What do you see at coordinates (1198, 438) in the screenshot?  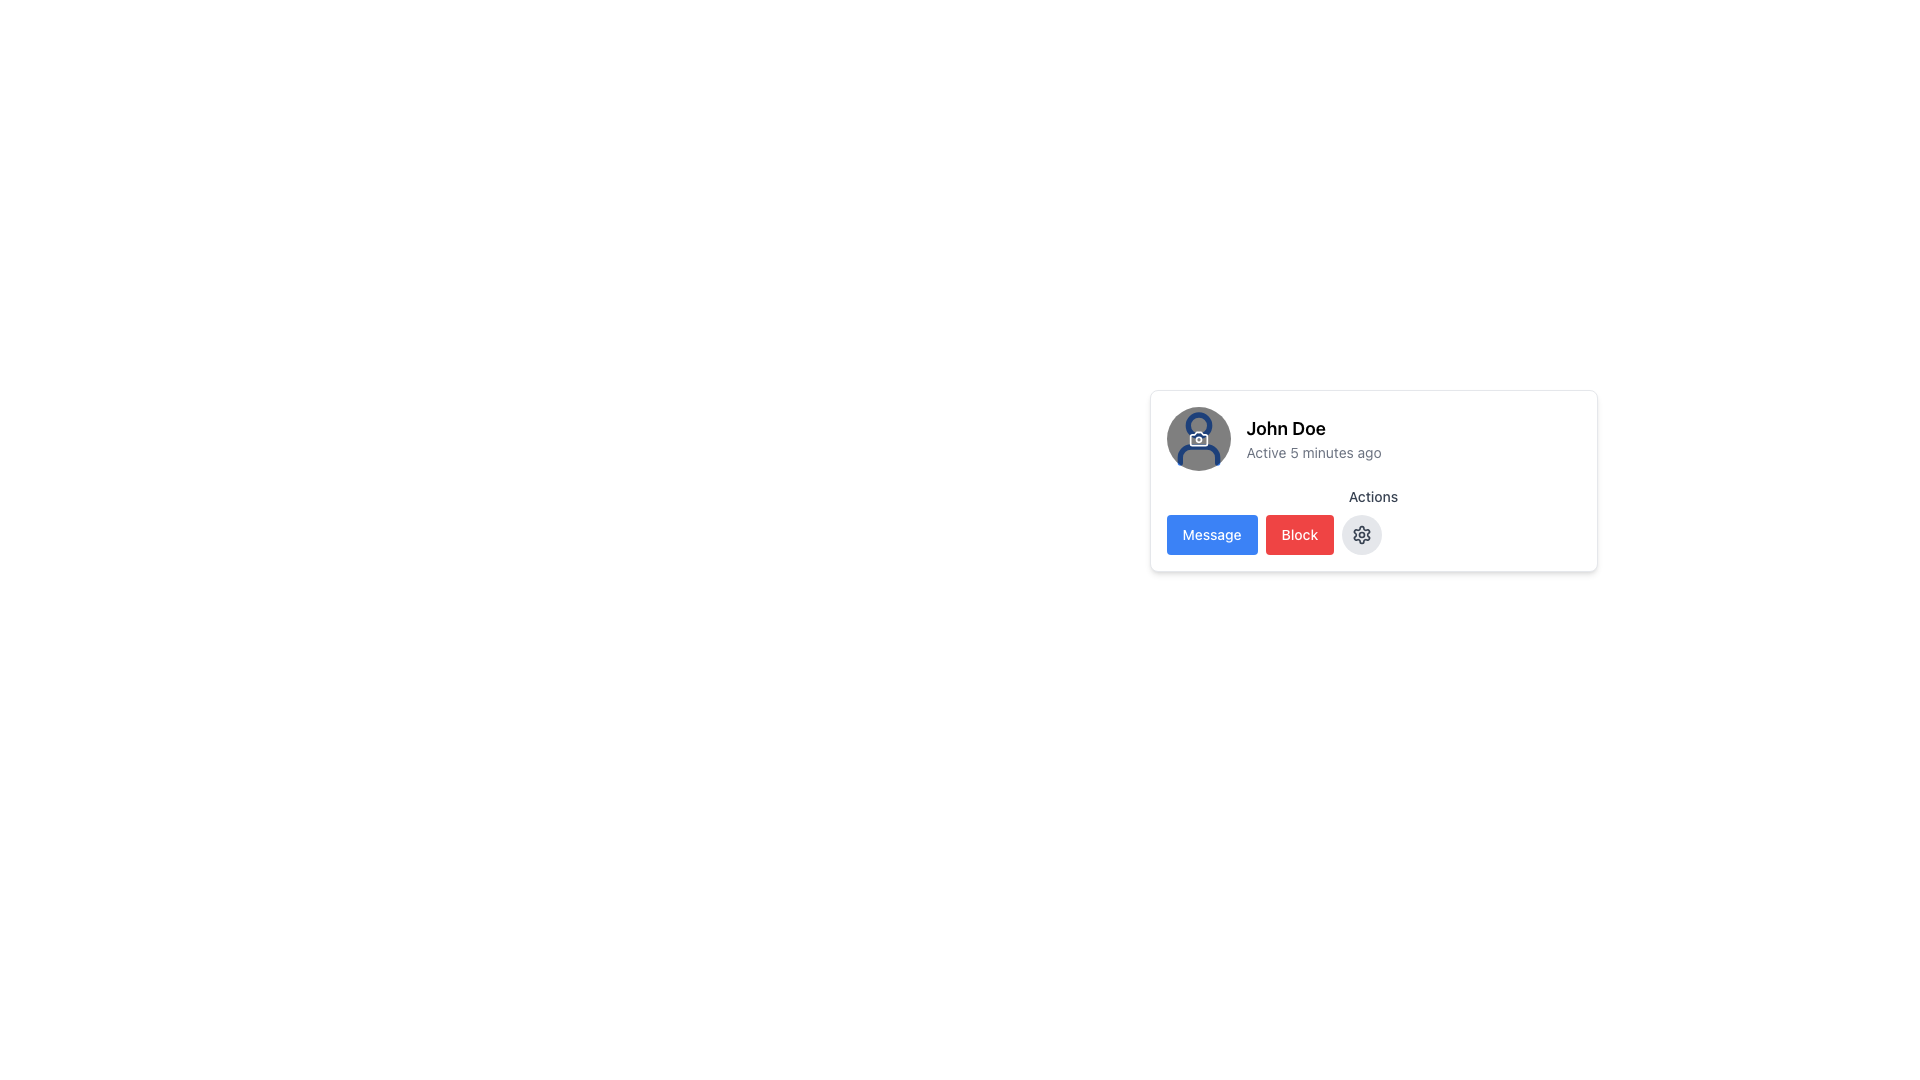 I see `the camera-style icon element, which features a rectangular main body and a viewfinder-like extension, located centrally within the profile picture area of the UI card` at bounding box center [1198, 438].